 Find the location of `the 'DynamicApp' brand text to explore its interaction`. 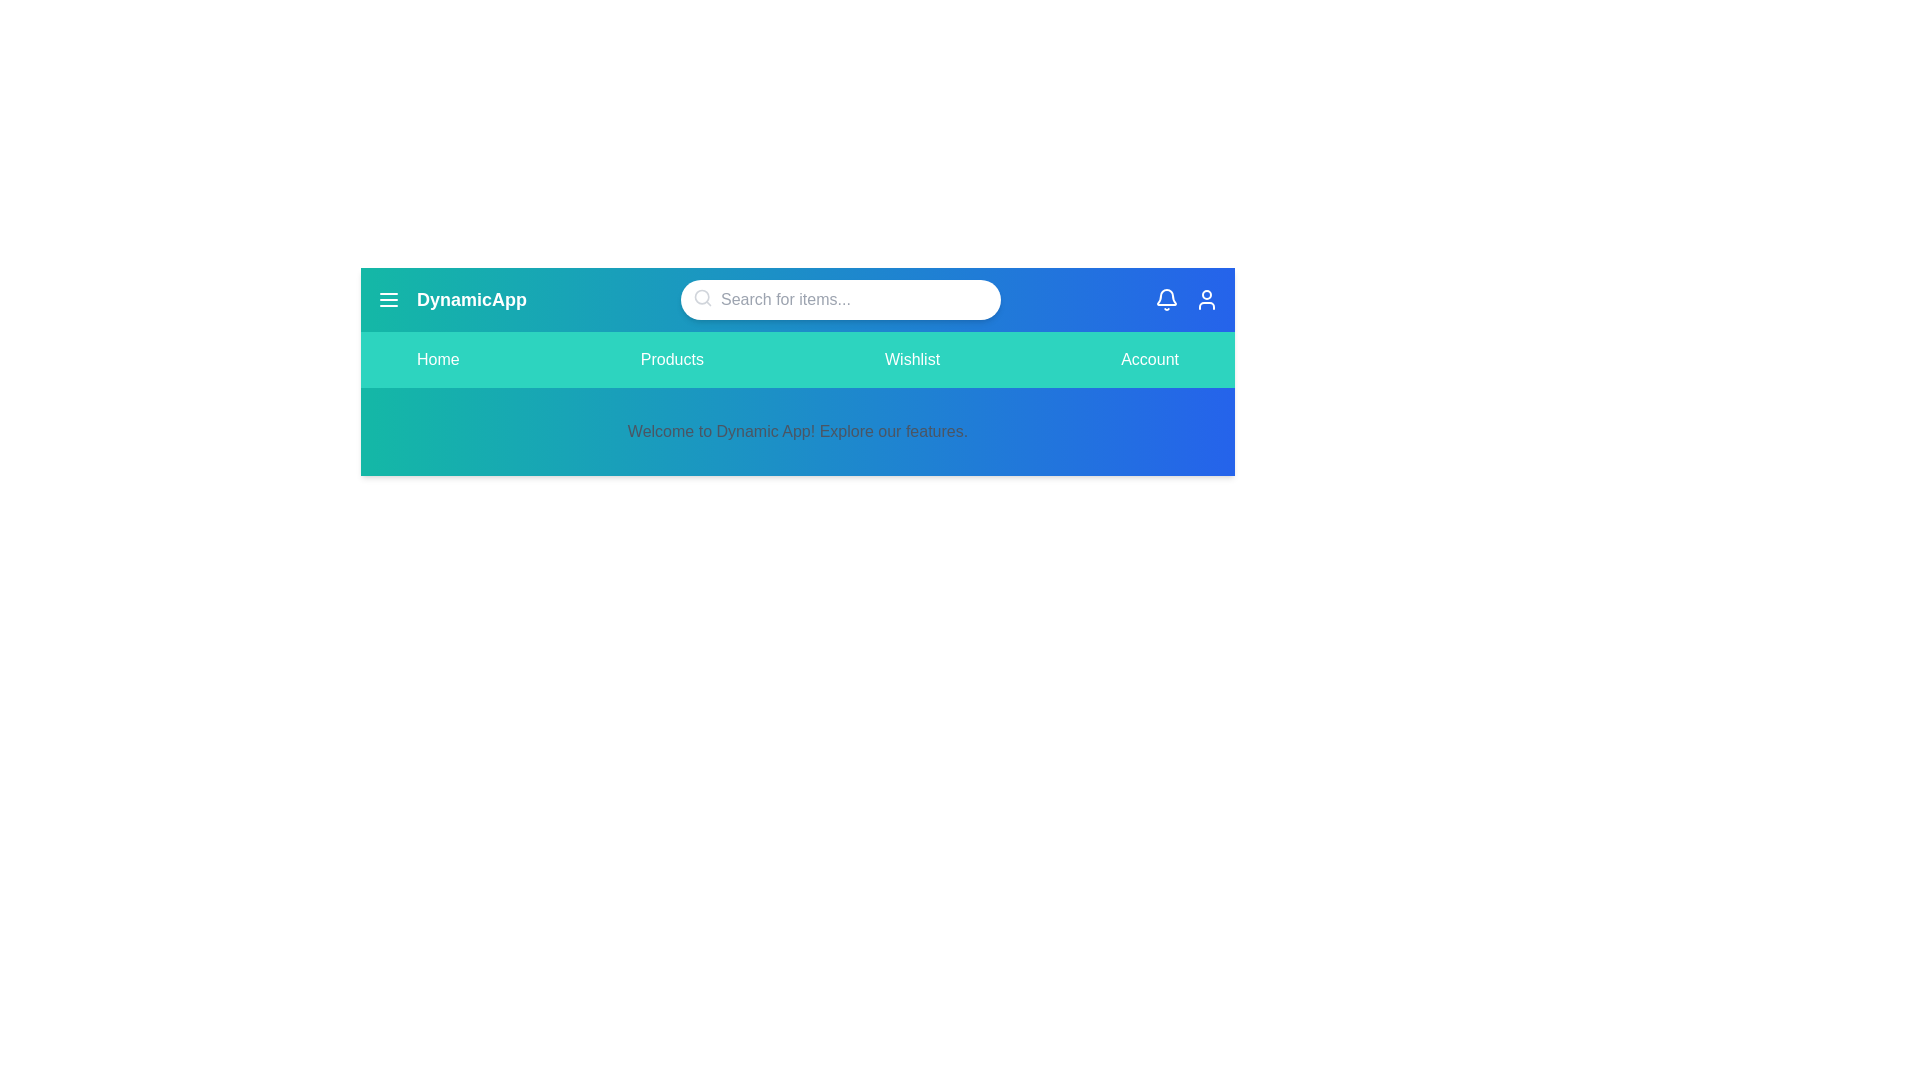

the 'DynamicApp' brand text to explore its interaction is located at coordinates (470, 300).